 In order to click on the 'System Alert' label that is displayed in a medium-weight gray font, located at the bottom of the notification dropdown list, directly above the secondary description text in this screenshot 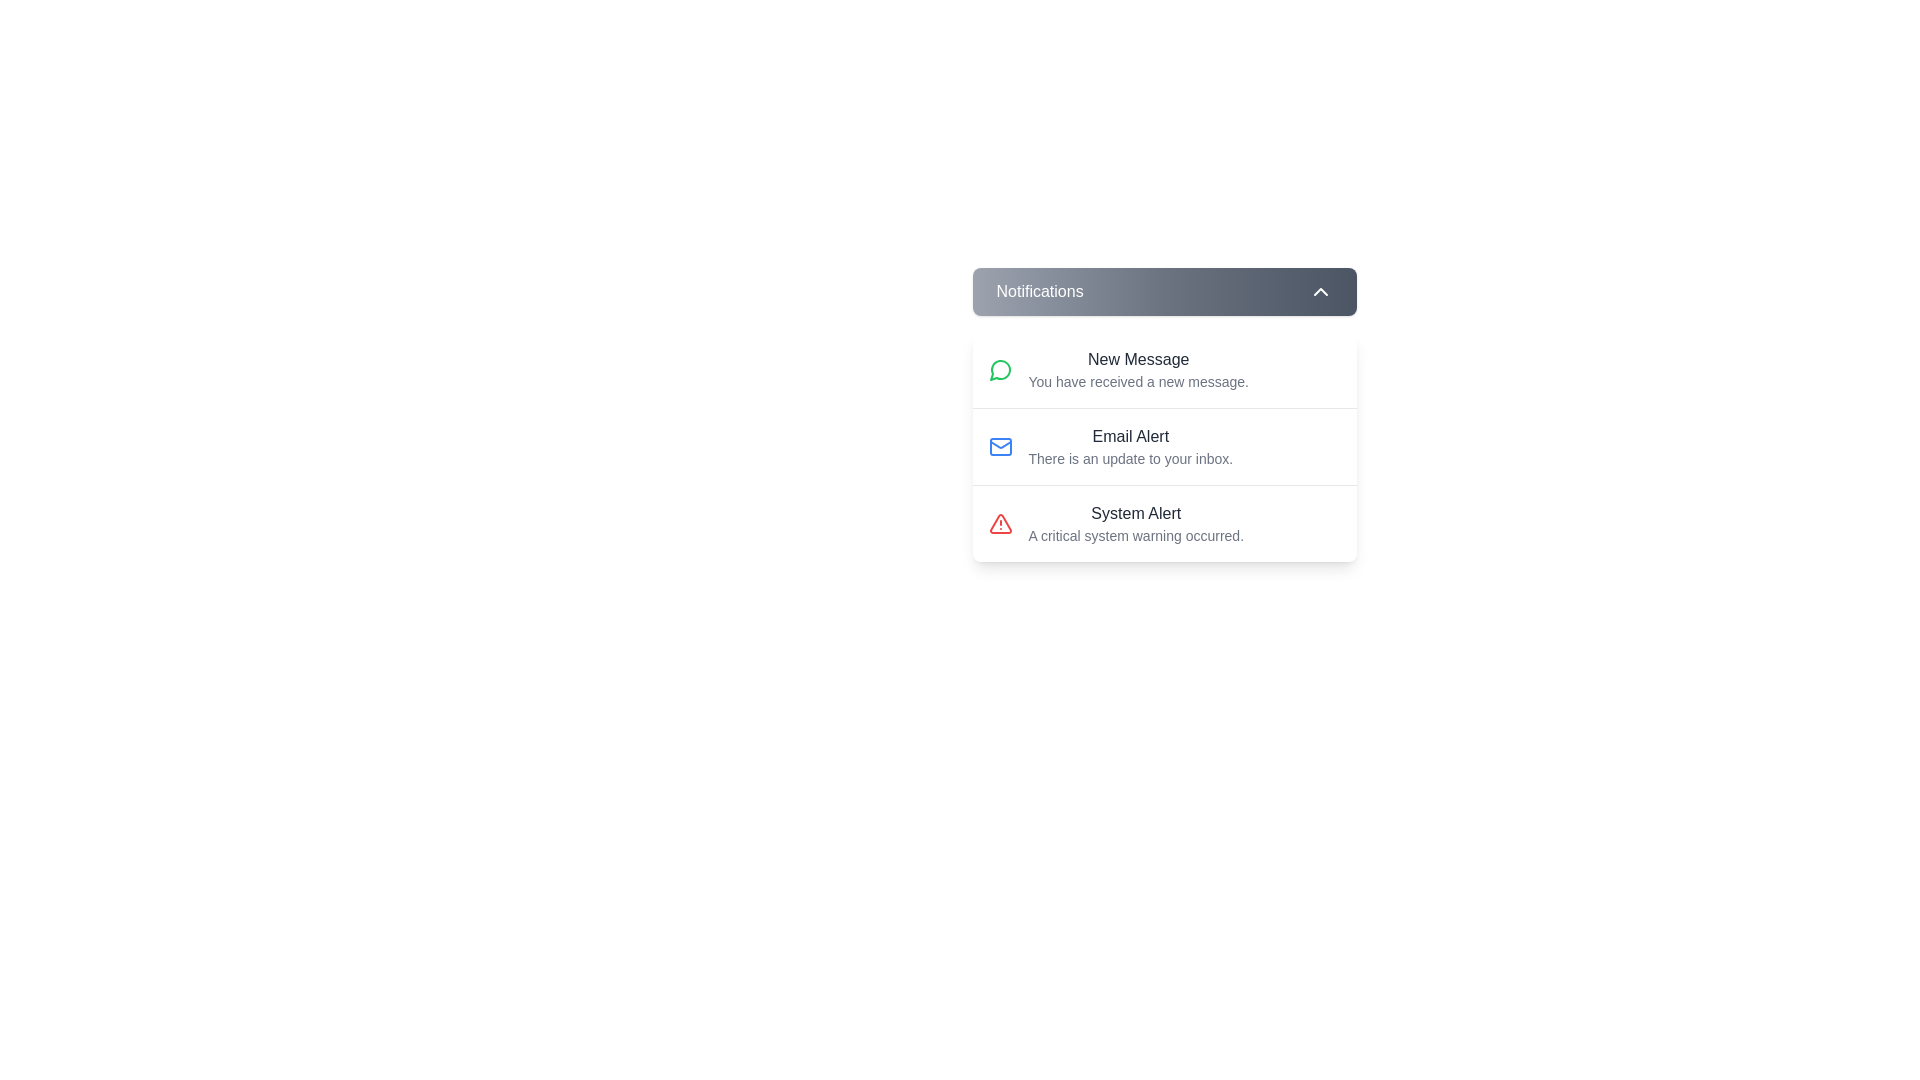, I will do `click(1136, 512)`.